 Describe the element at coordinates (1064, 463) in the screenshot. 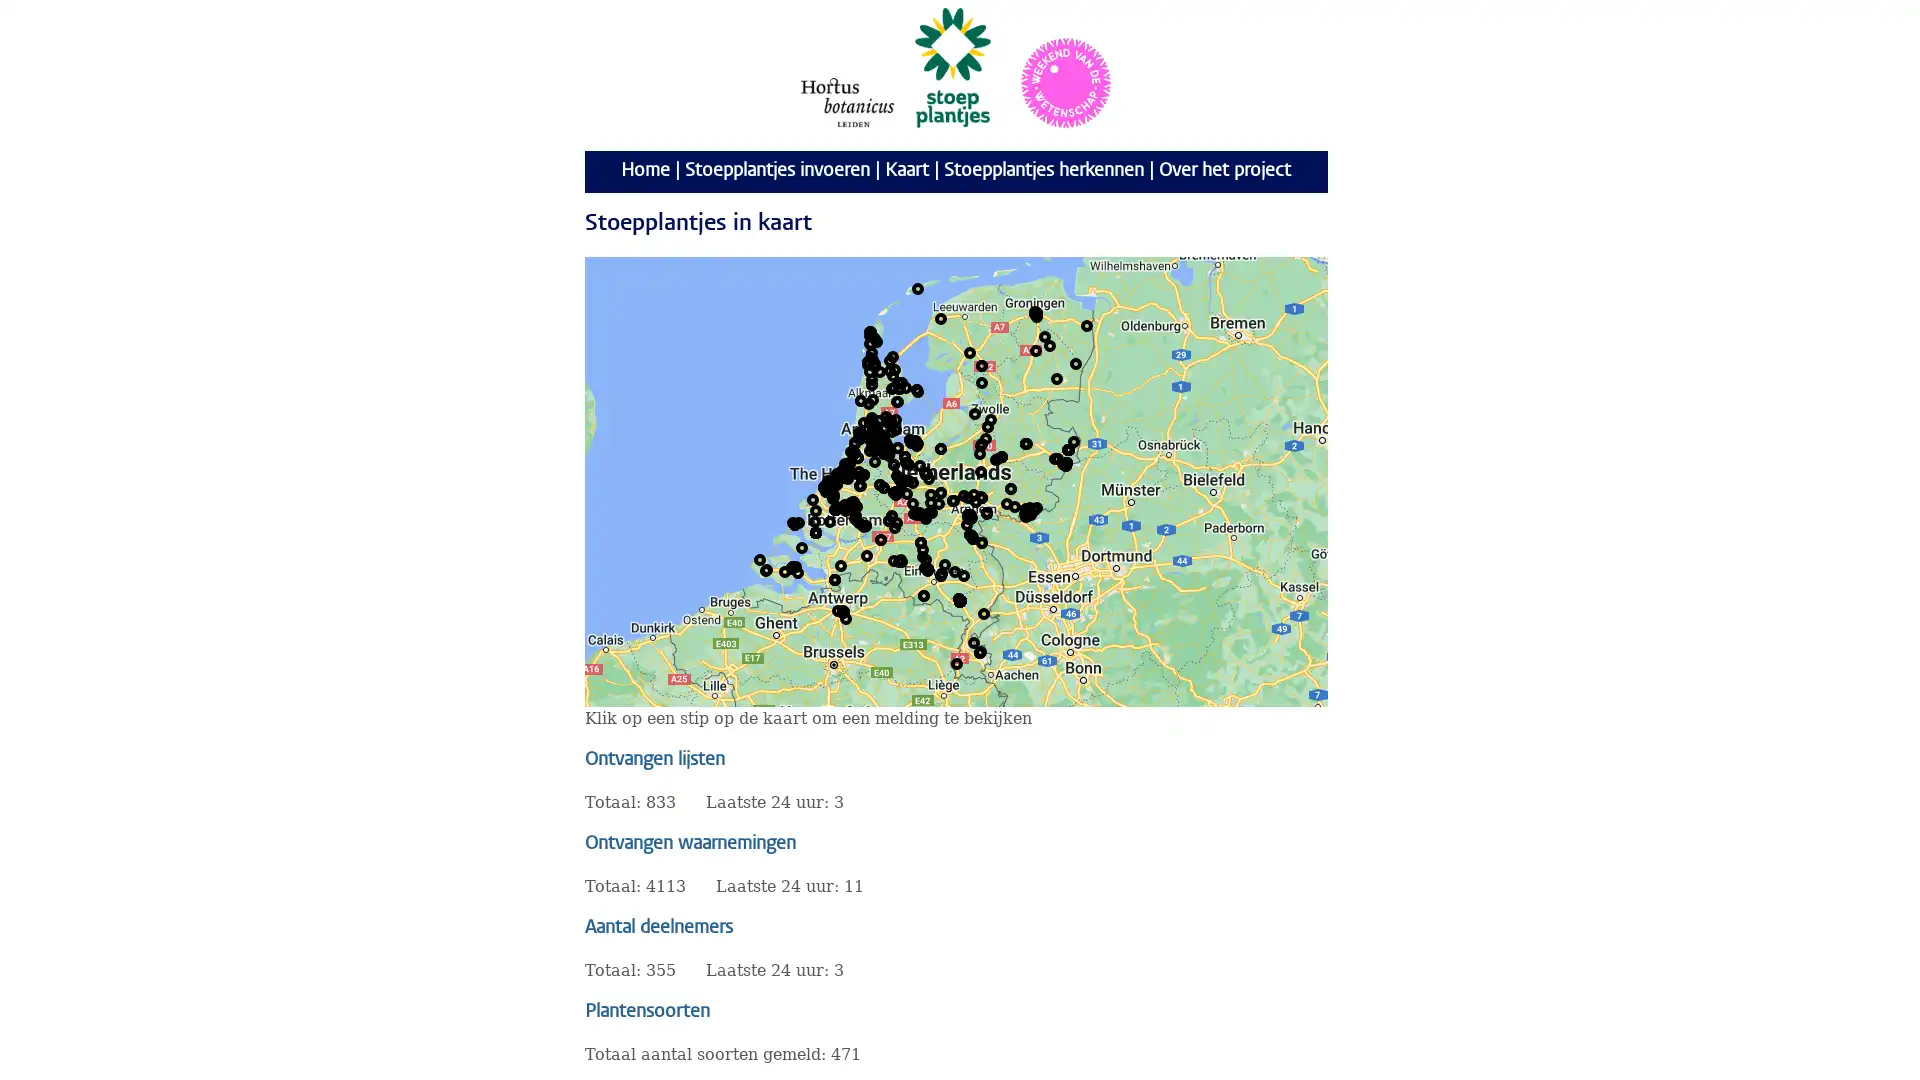

I see `Telling van Marcel Meijer Hof op 21 januari 2022` at that location.